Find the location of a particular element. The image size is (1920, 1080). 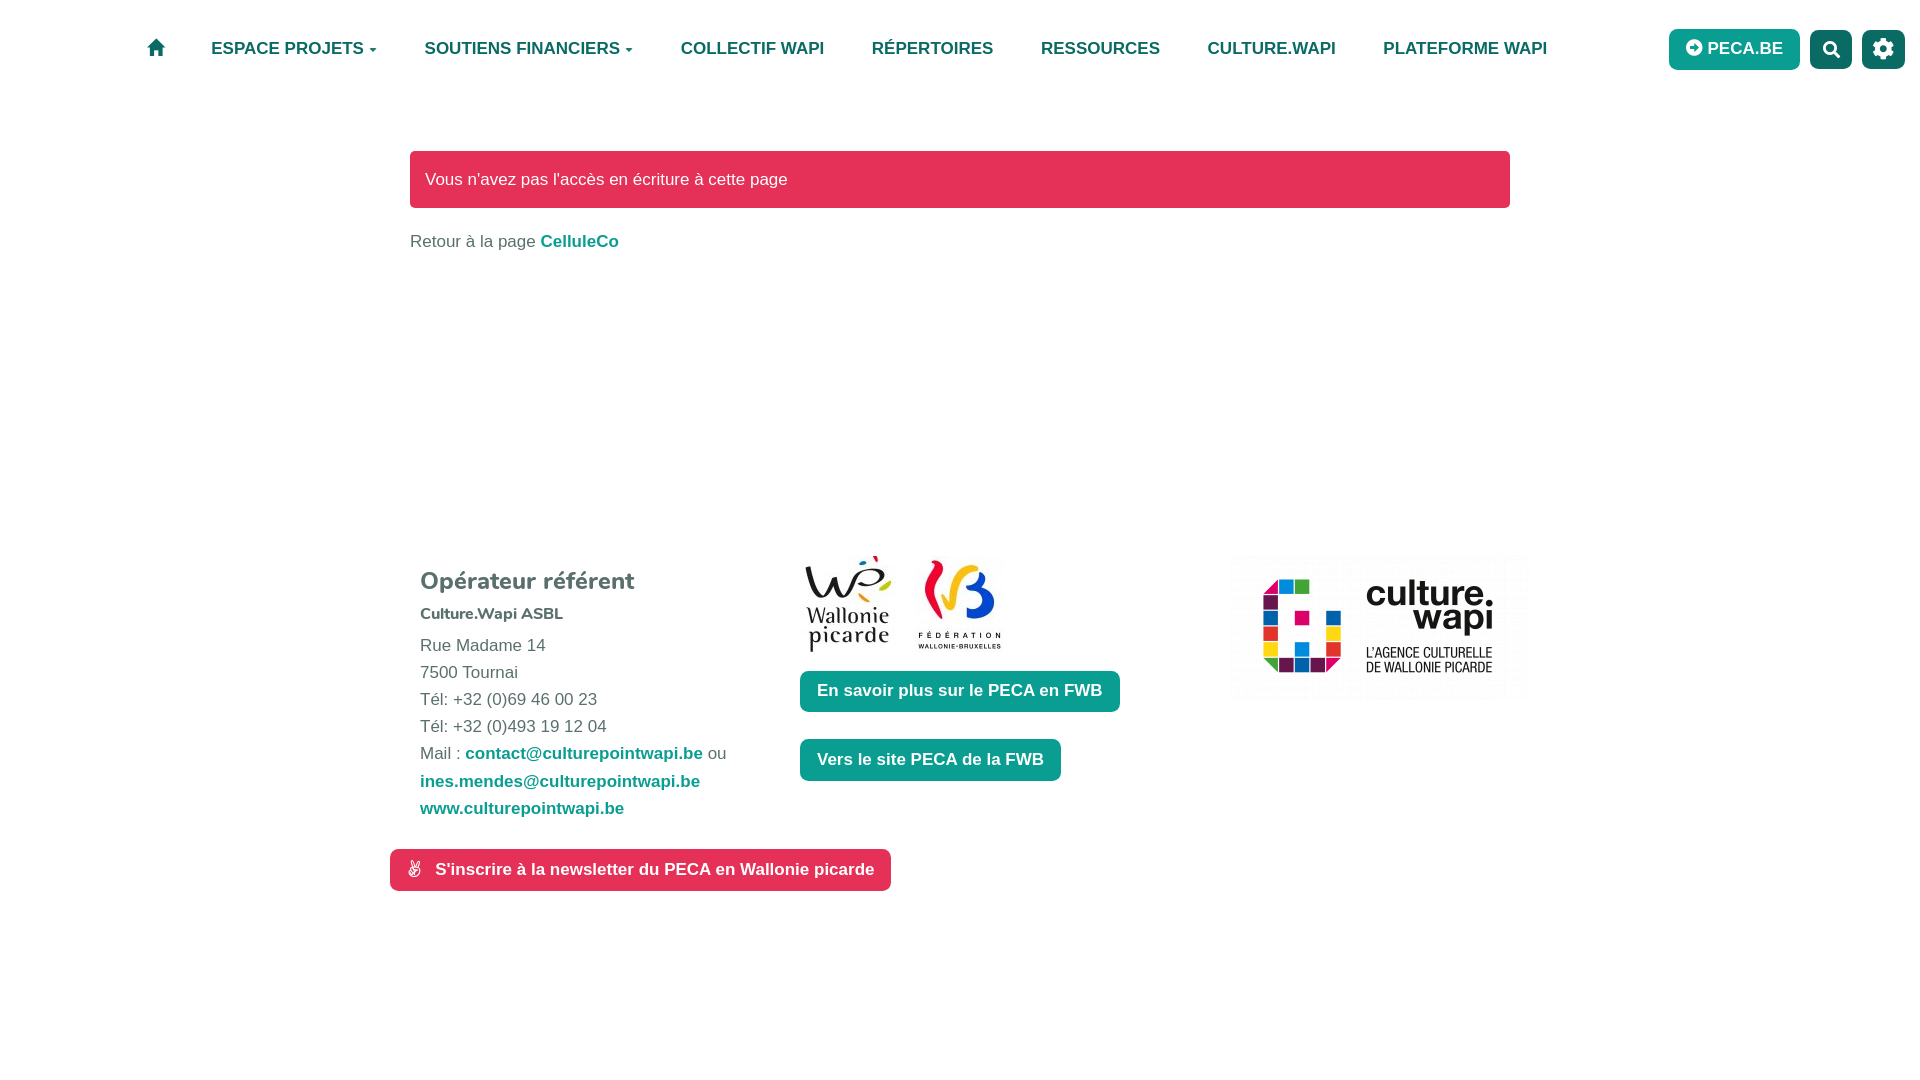

'contact@culturepointwapi.be' is located at coordinates (583, 753).